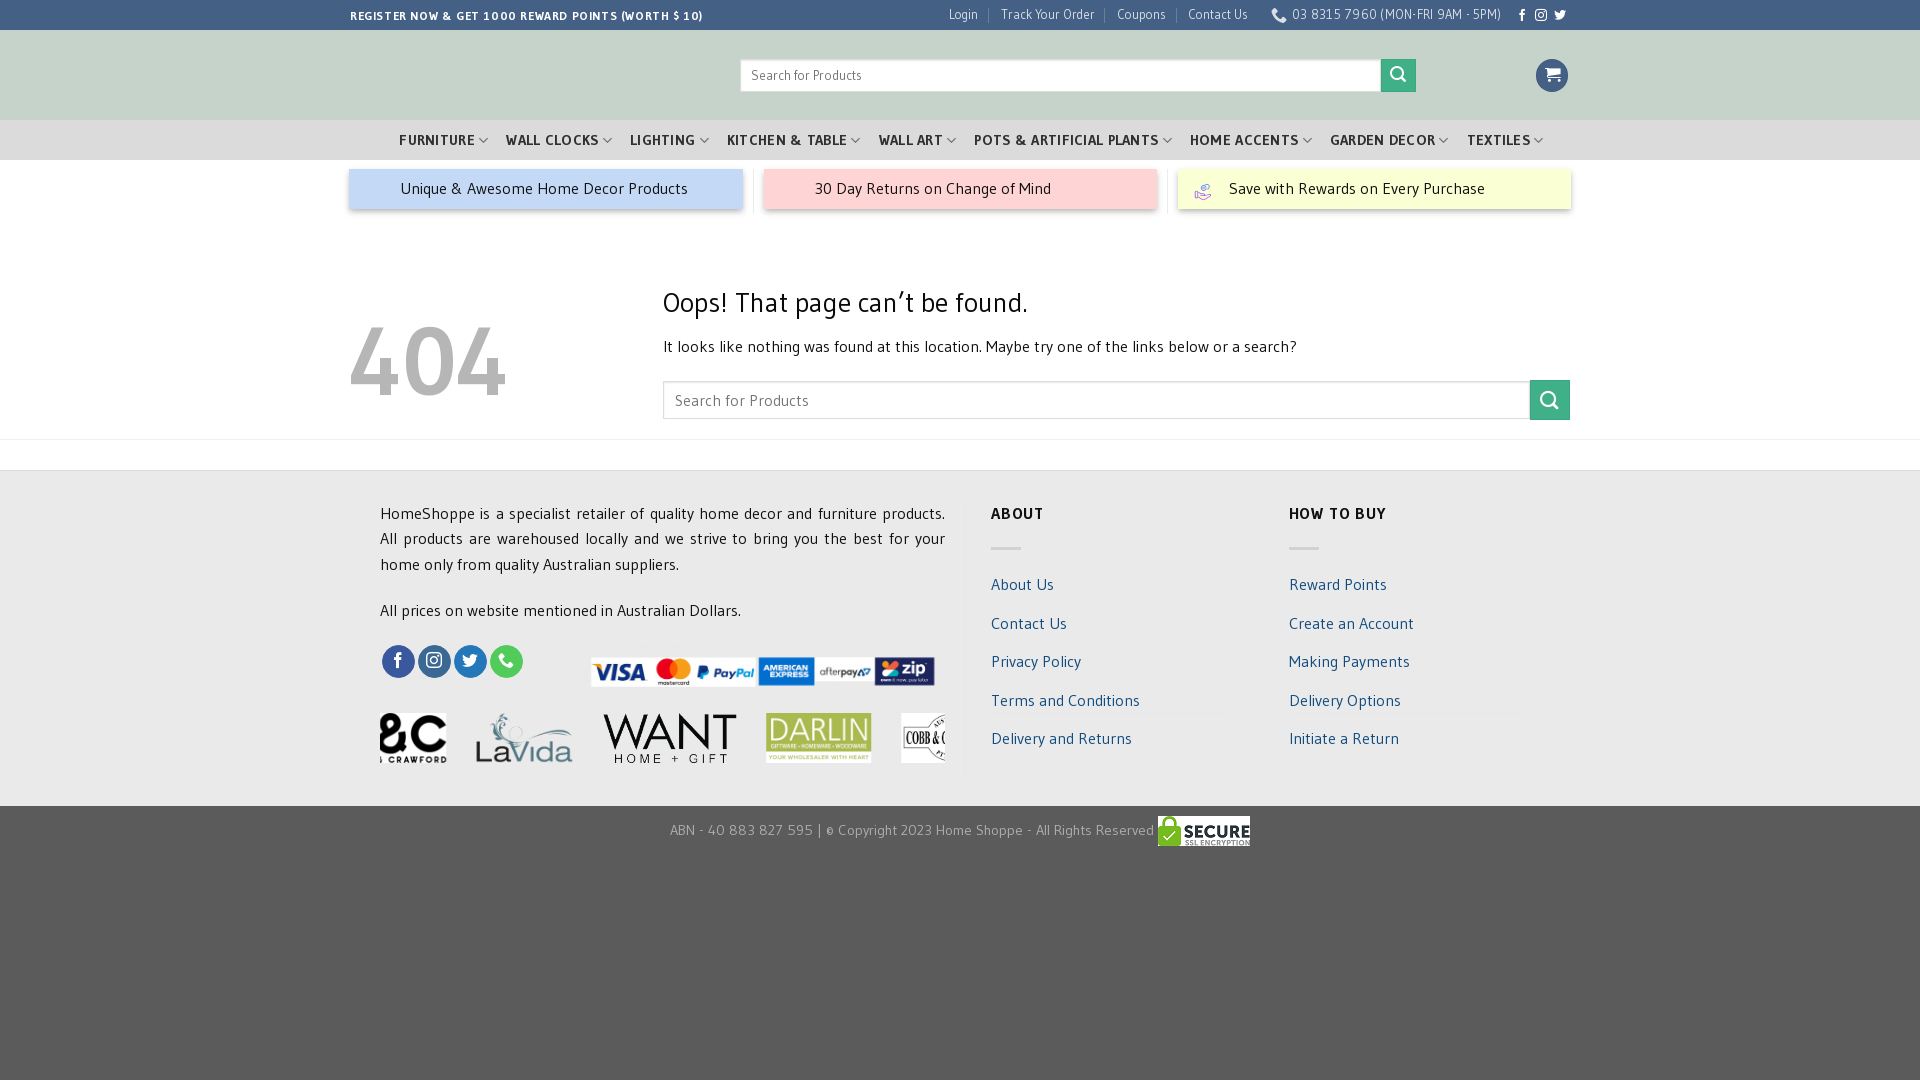 The image size is (1920, 1080). What do you see at coordinates (1180, 15) in the screenshot?
I see `'Contact Us'` at bounding box center [1180, 15].